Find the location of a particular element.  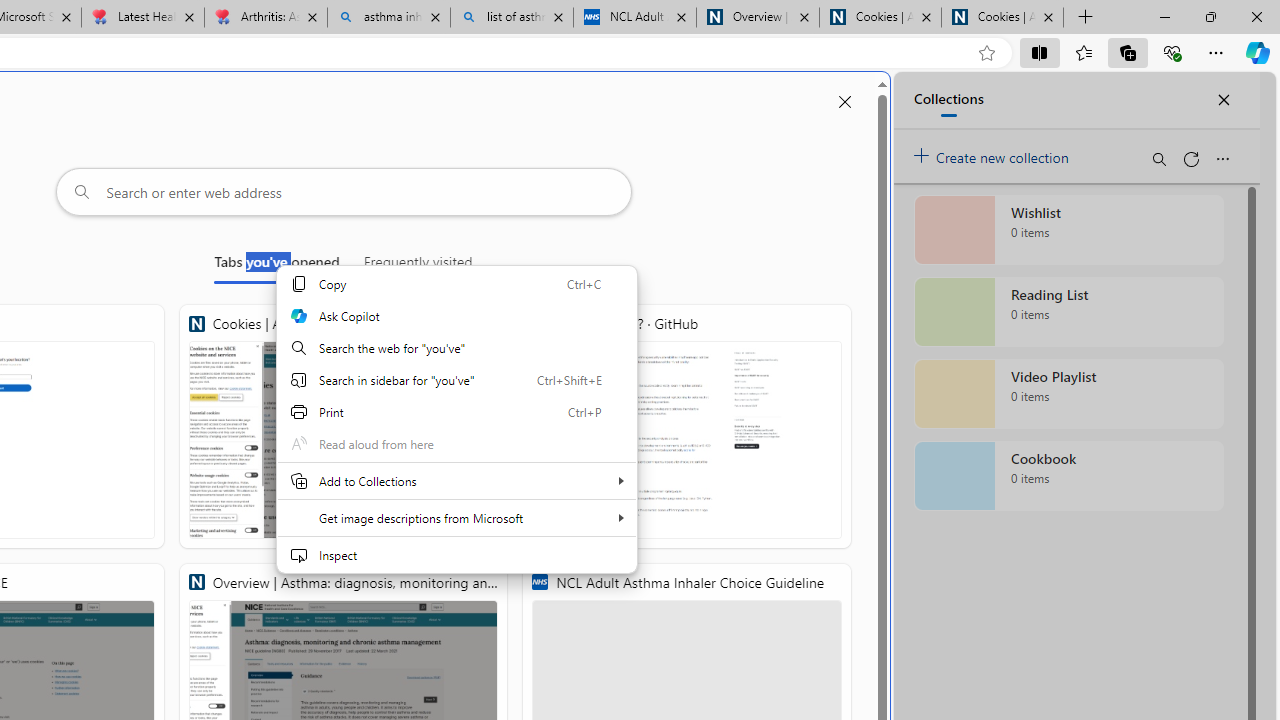

'Web context' is located at coordinates (455, 430).